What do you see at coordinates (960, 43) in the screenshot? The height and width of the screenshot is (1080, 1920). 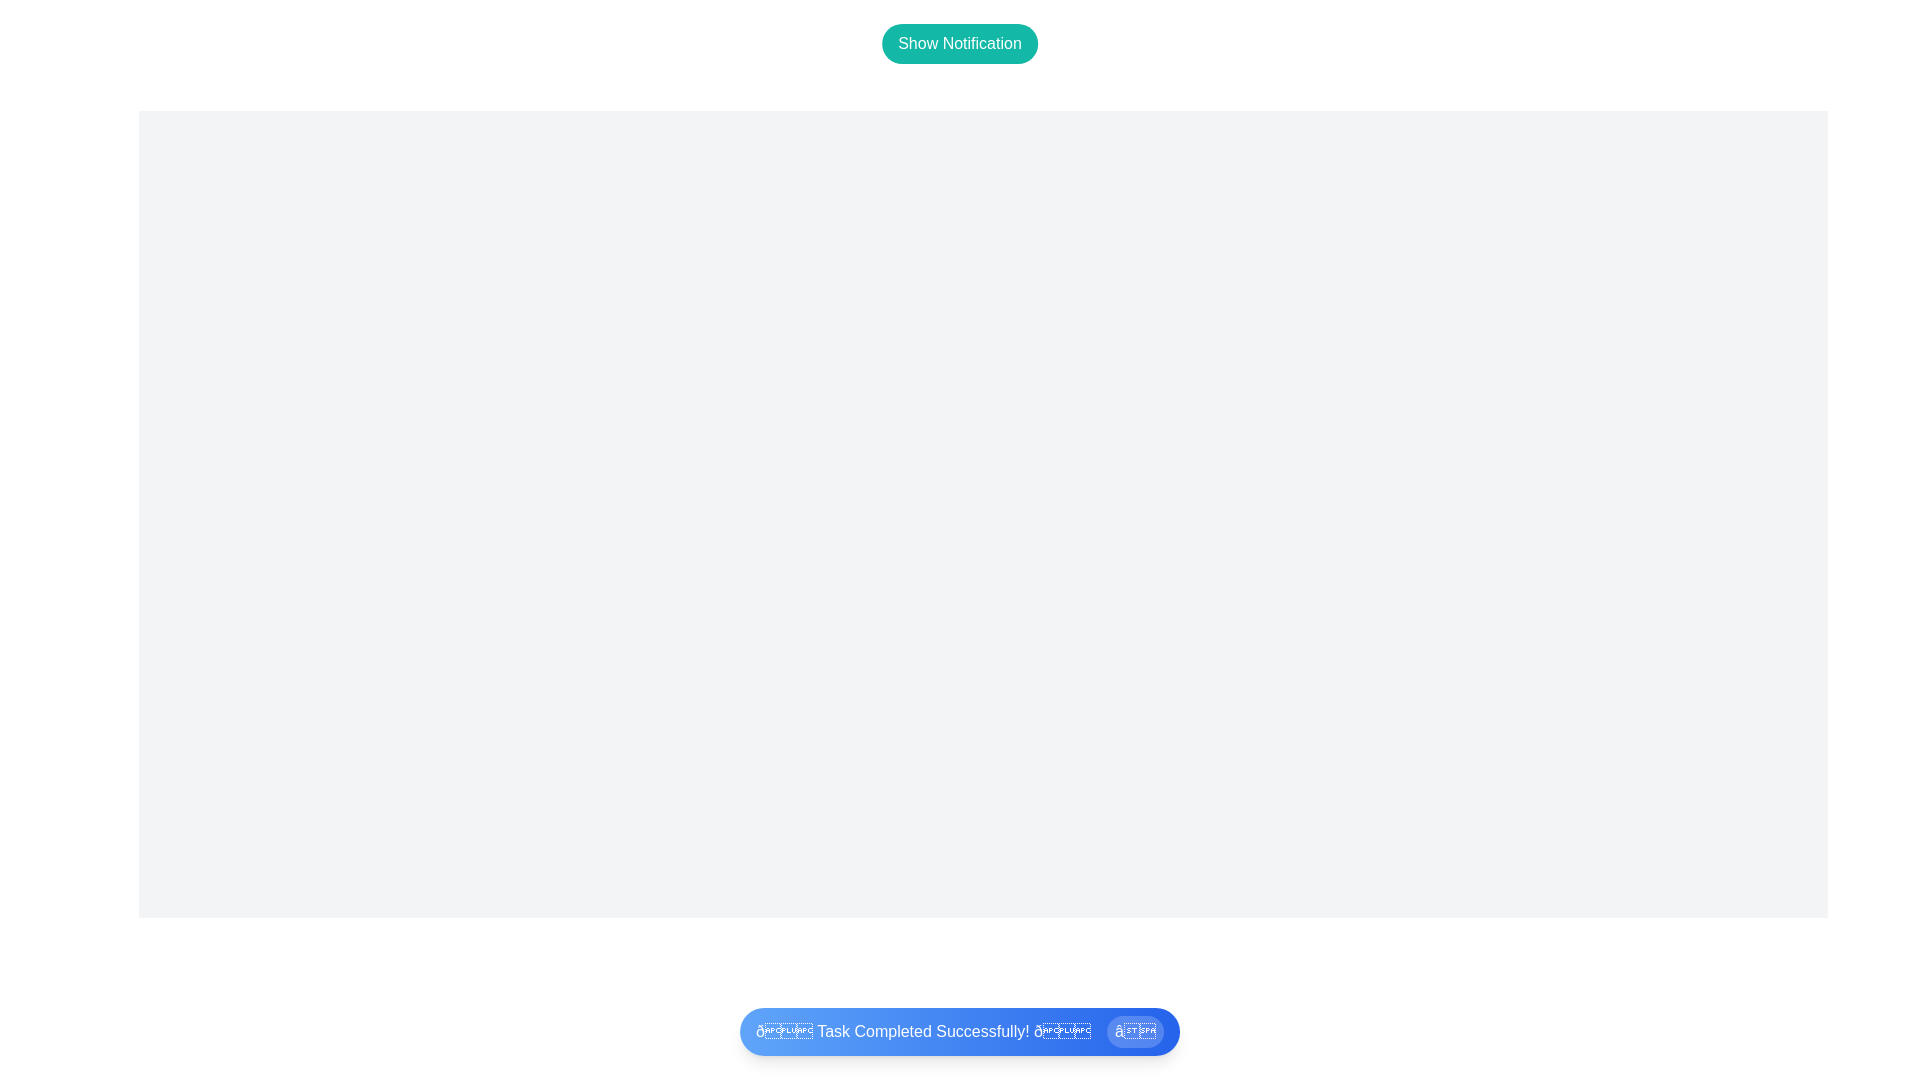 I see `the 'Show Notification' button to make the snackbar visible` at bounding box center [960, 43].